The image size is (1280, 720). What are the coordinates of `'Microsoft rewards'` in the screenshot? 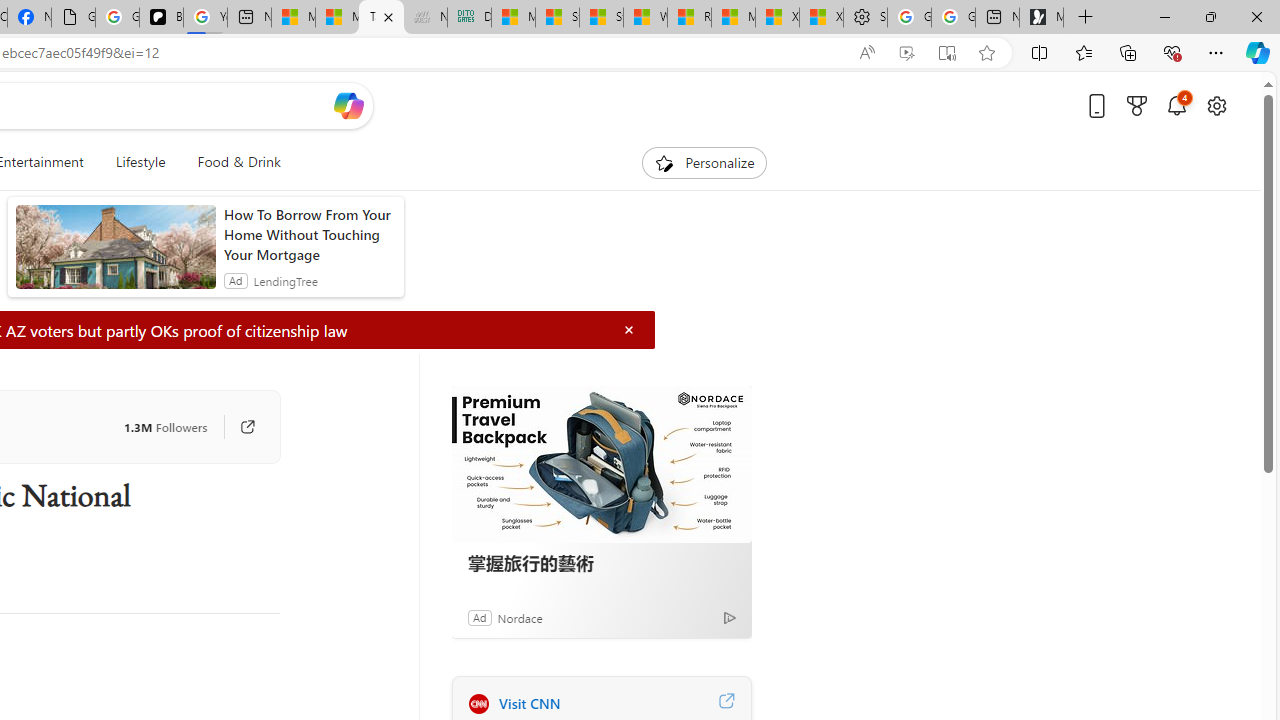 It's located at (1137, 105).